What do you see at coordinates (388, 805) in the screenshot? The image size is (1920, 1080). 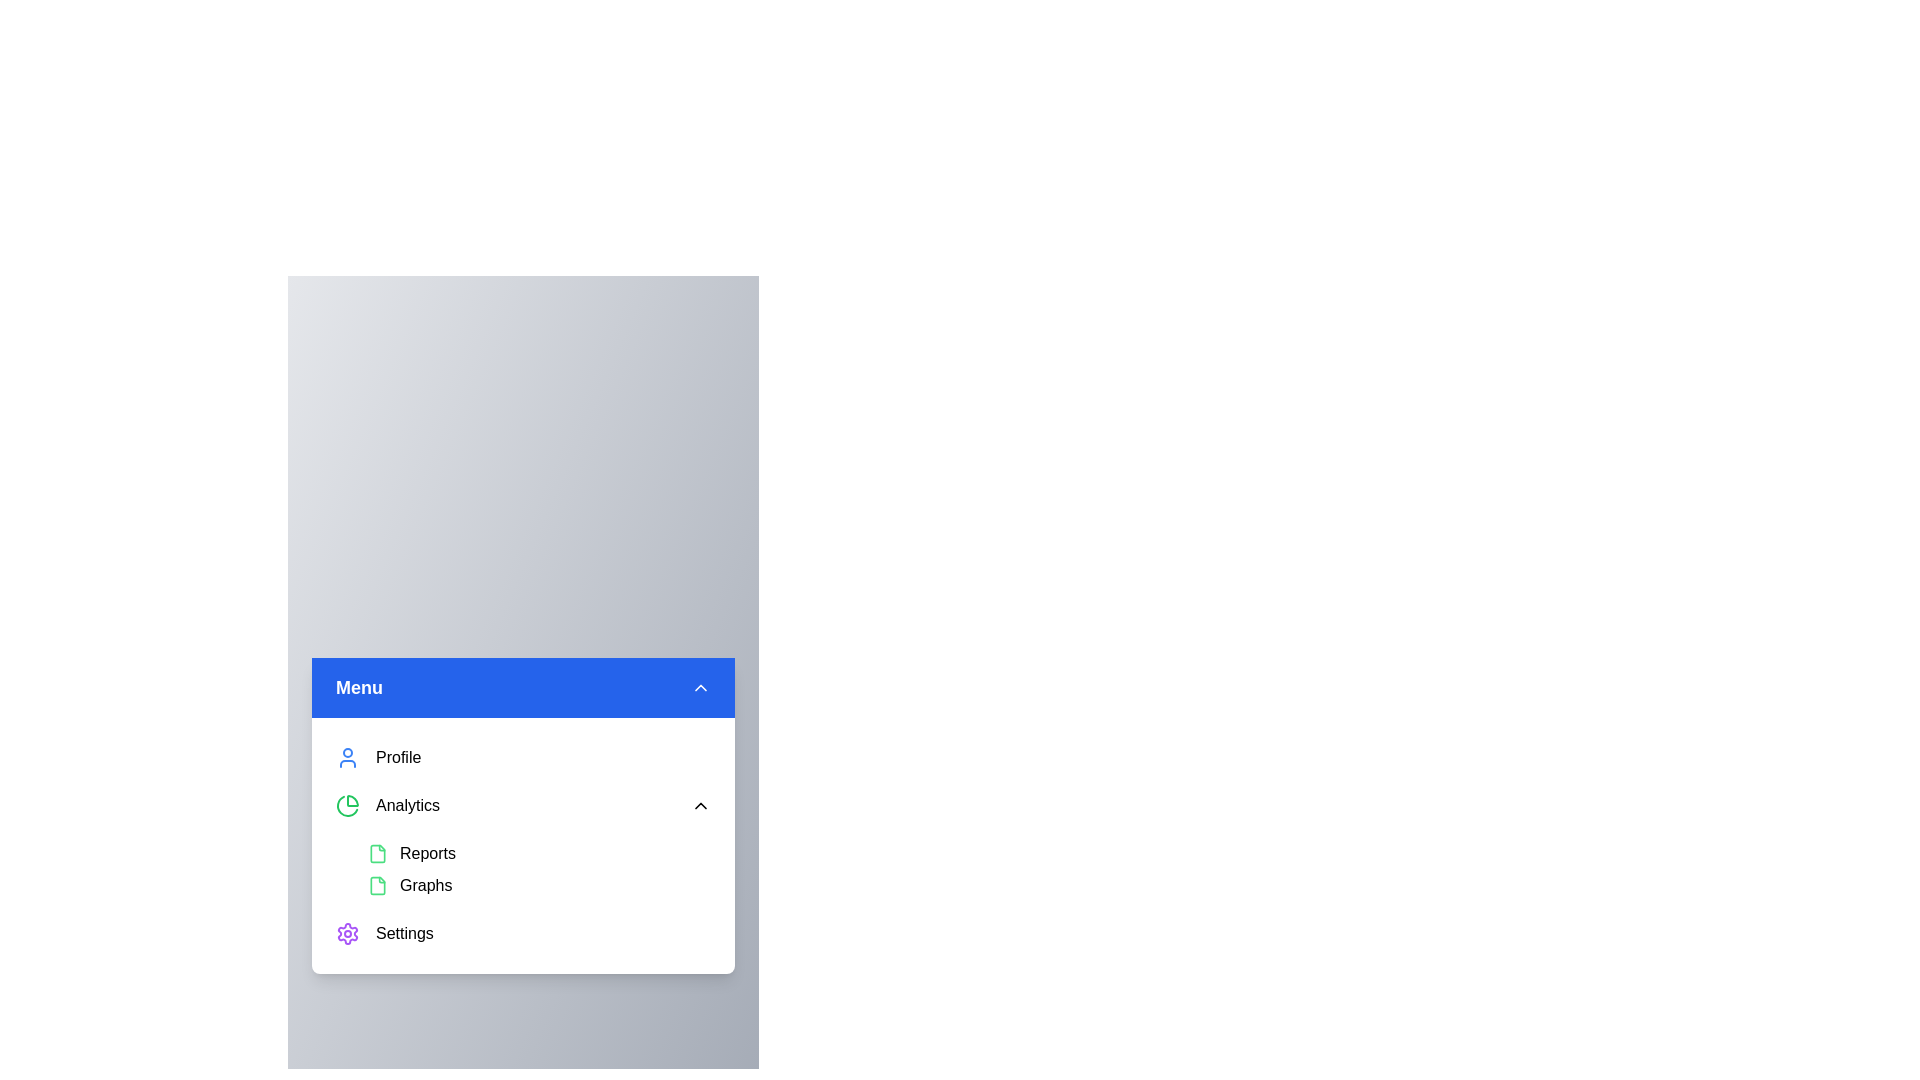 I see `the 'Analytics' menu item, which features a green pie-chart icon and is positioned second from the top in the menu list` at bounding box center [388, 805].